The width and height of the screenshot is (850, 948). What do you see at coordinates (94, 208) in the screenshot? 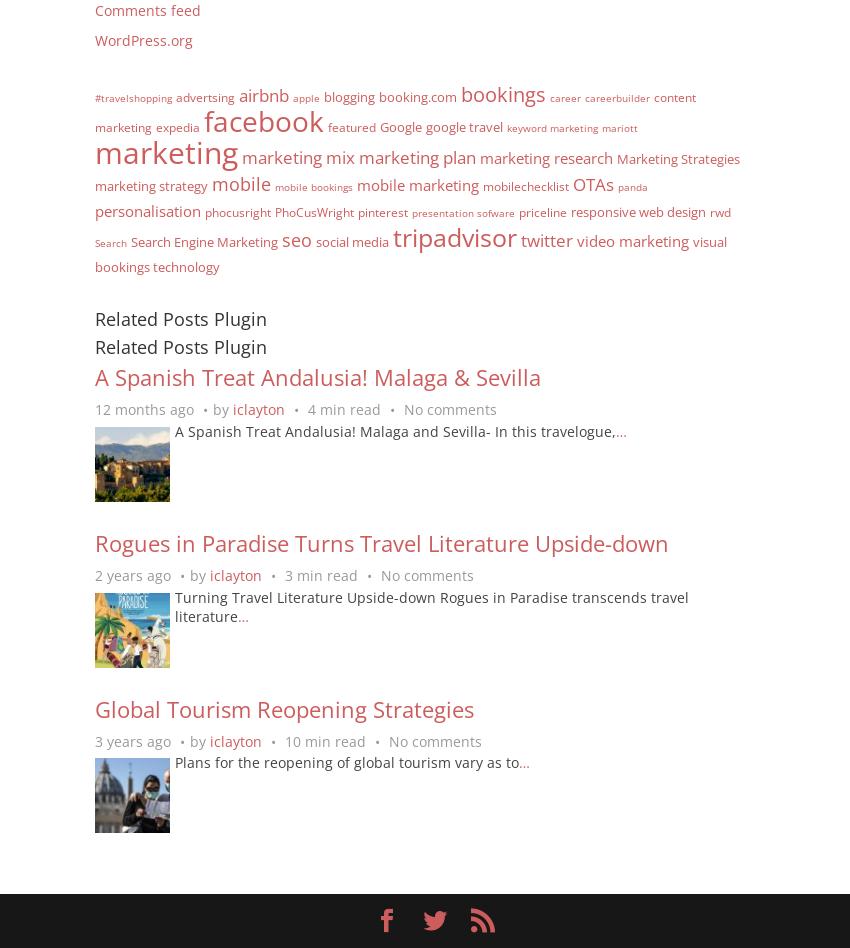
I see `'personalisation'` at bounding box center [94, 208].